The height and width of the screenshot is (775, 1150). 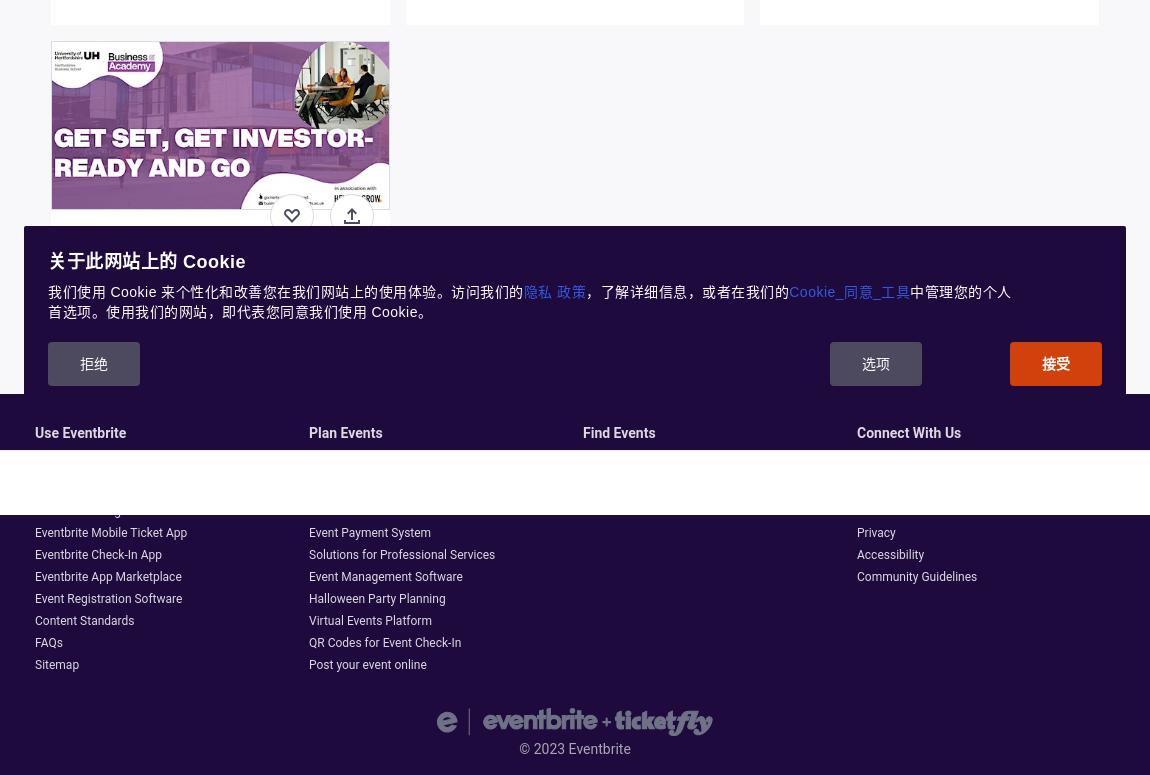 What do you see at coordinates (641, 488) in the screenshot?
I see `'Get the Eventbrite App'` at bounding box center [641, 488].